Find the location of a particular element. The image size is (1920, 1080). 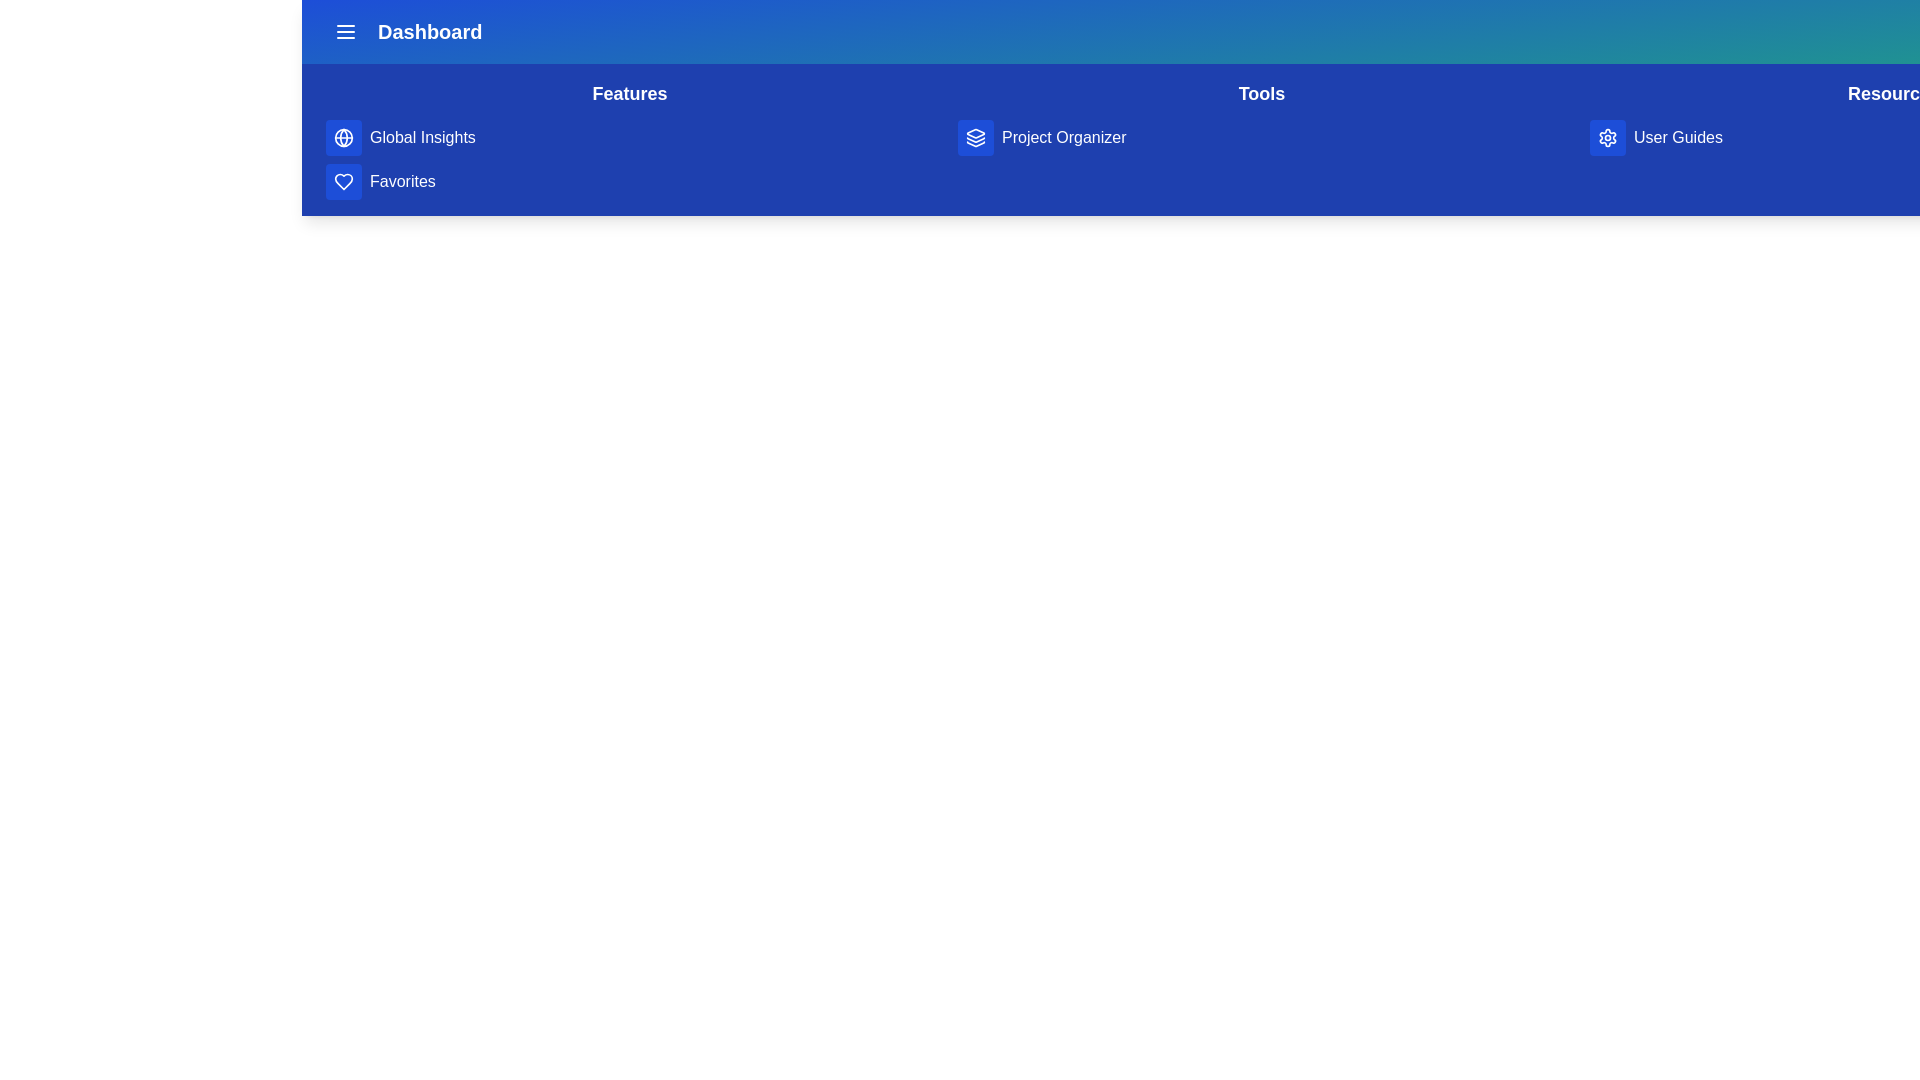

the blue heart icon representing the 'Favorites' feature located in the left vertical navigation bar below 'Global Insights' is located at coordinates (344, 181).